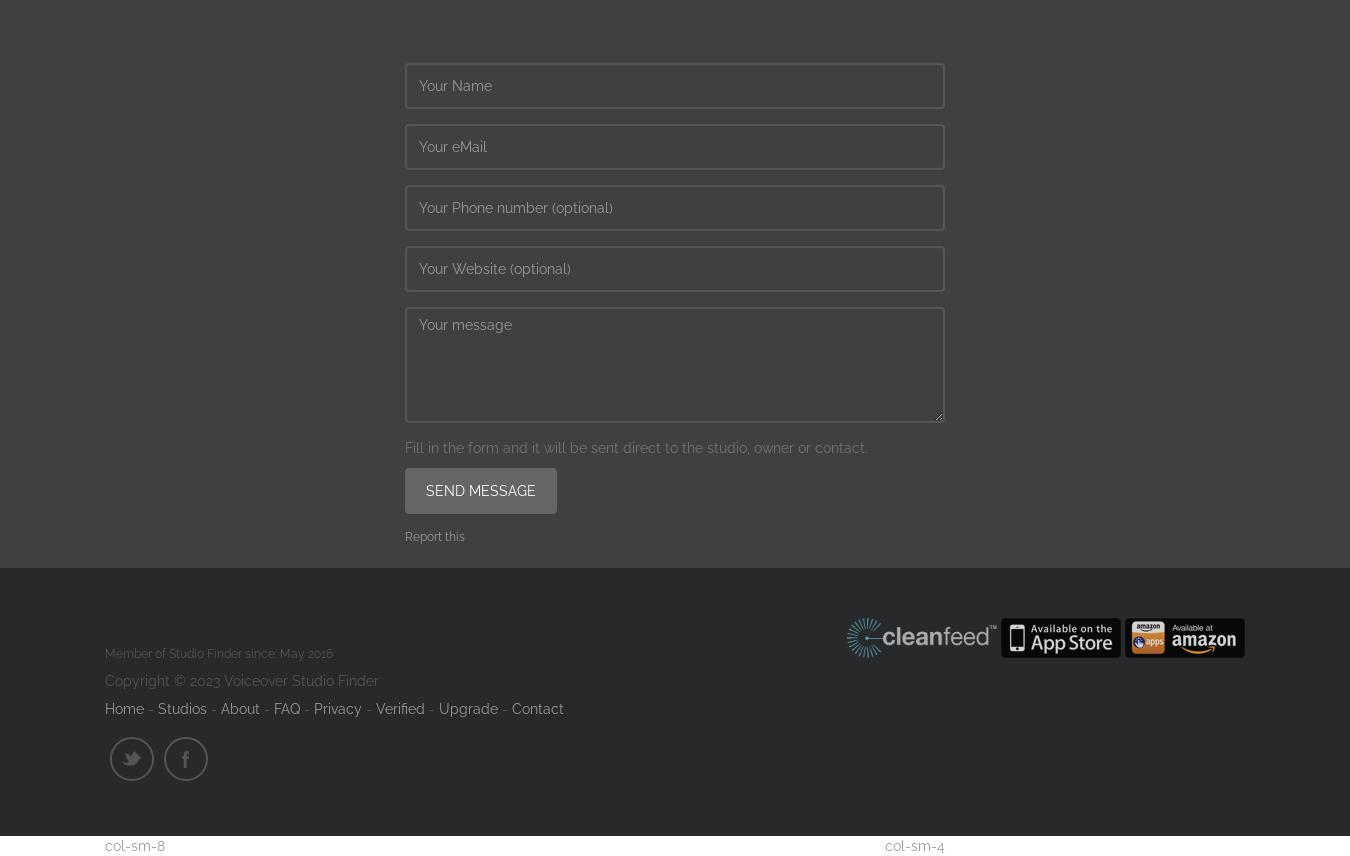 The height and width of the screenshot is (856, 1350). What do you see at coordinates (135, 844) in the screenshot?
I see `'col-sm-8'` at bounding box center [135, 844].